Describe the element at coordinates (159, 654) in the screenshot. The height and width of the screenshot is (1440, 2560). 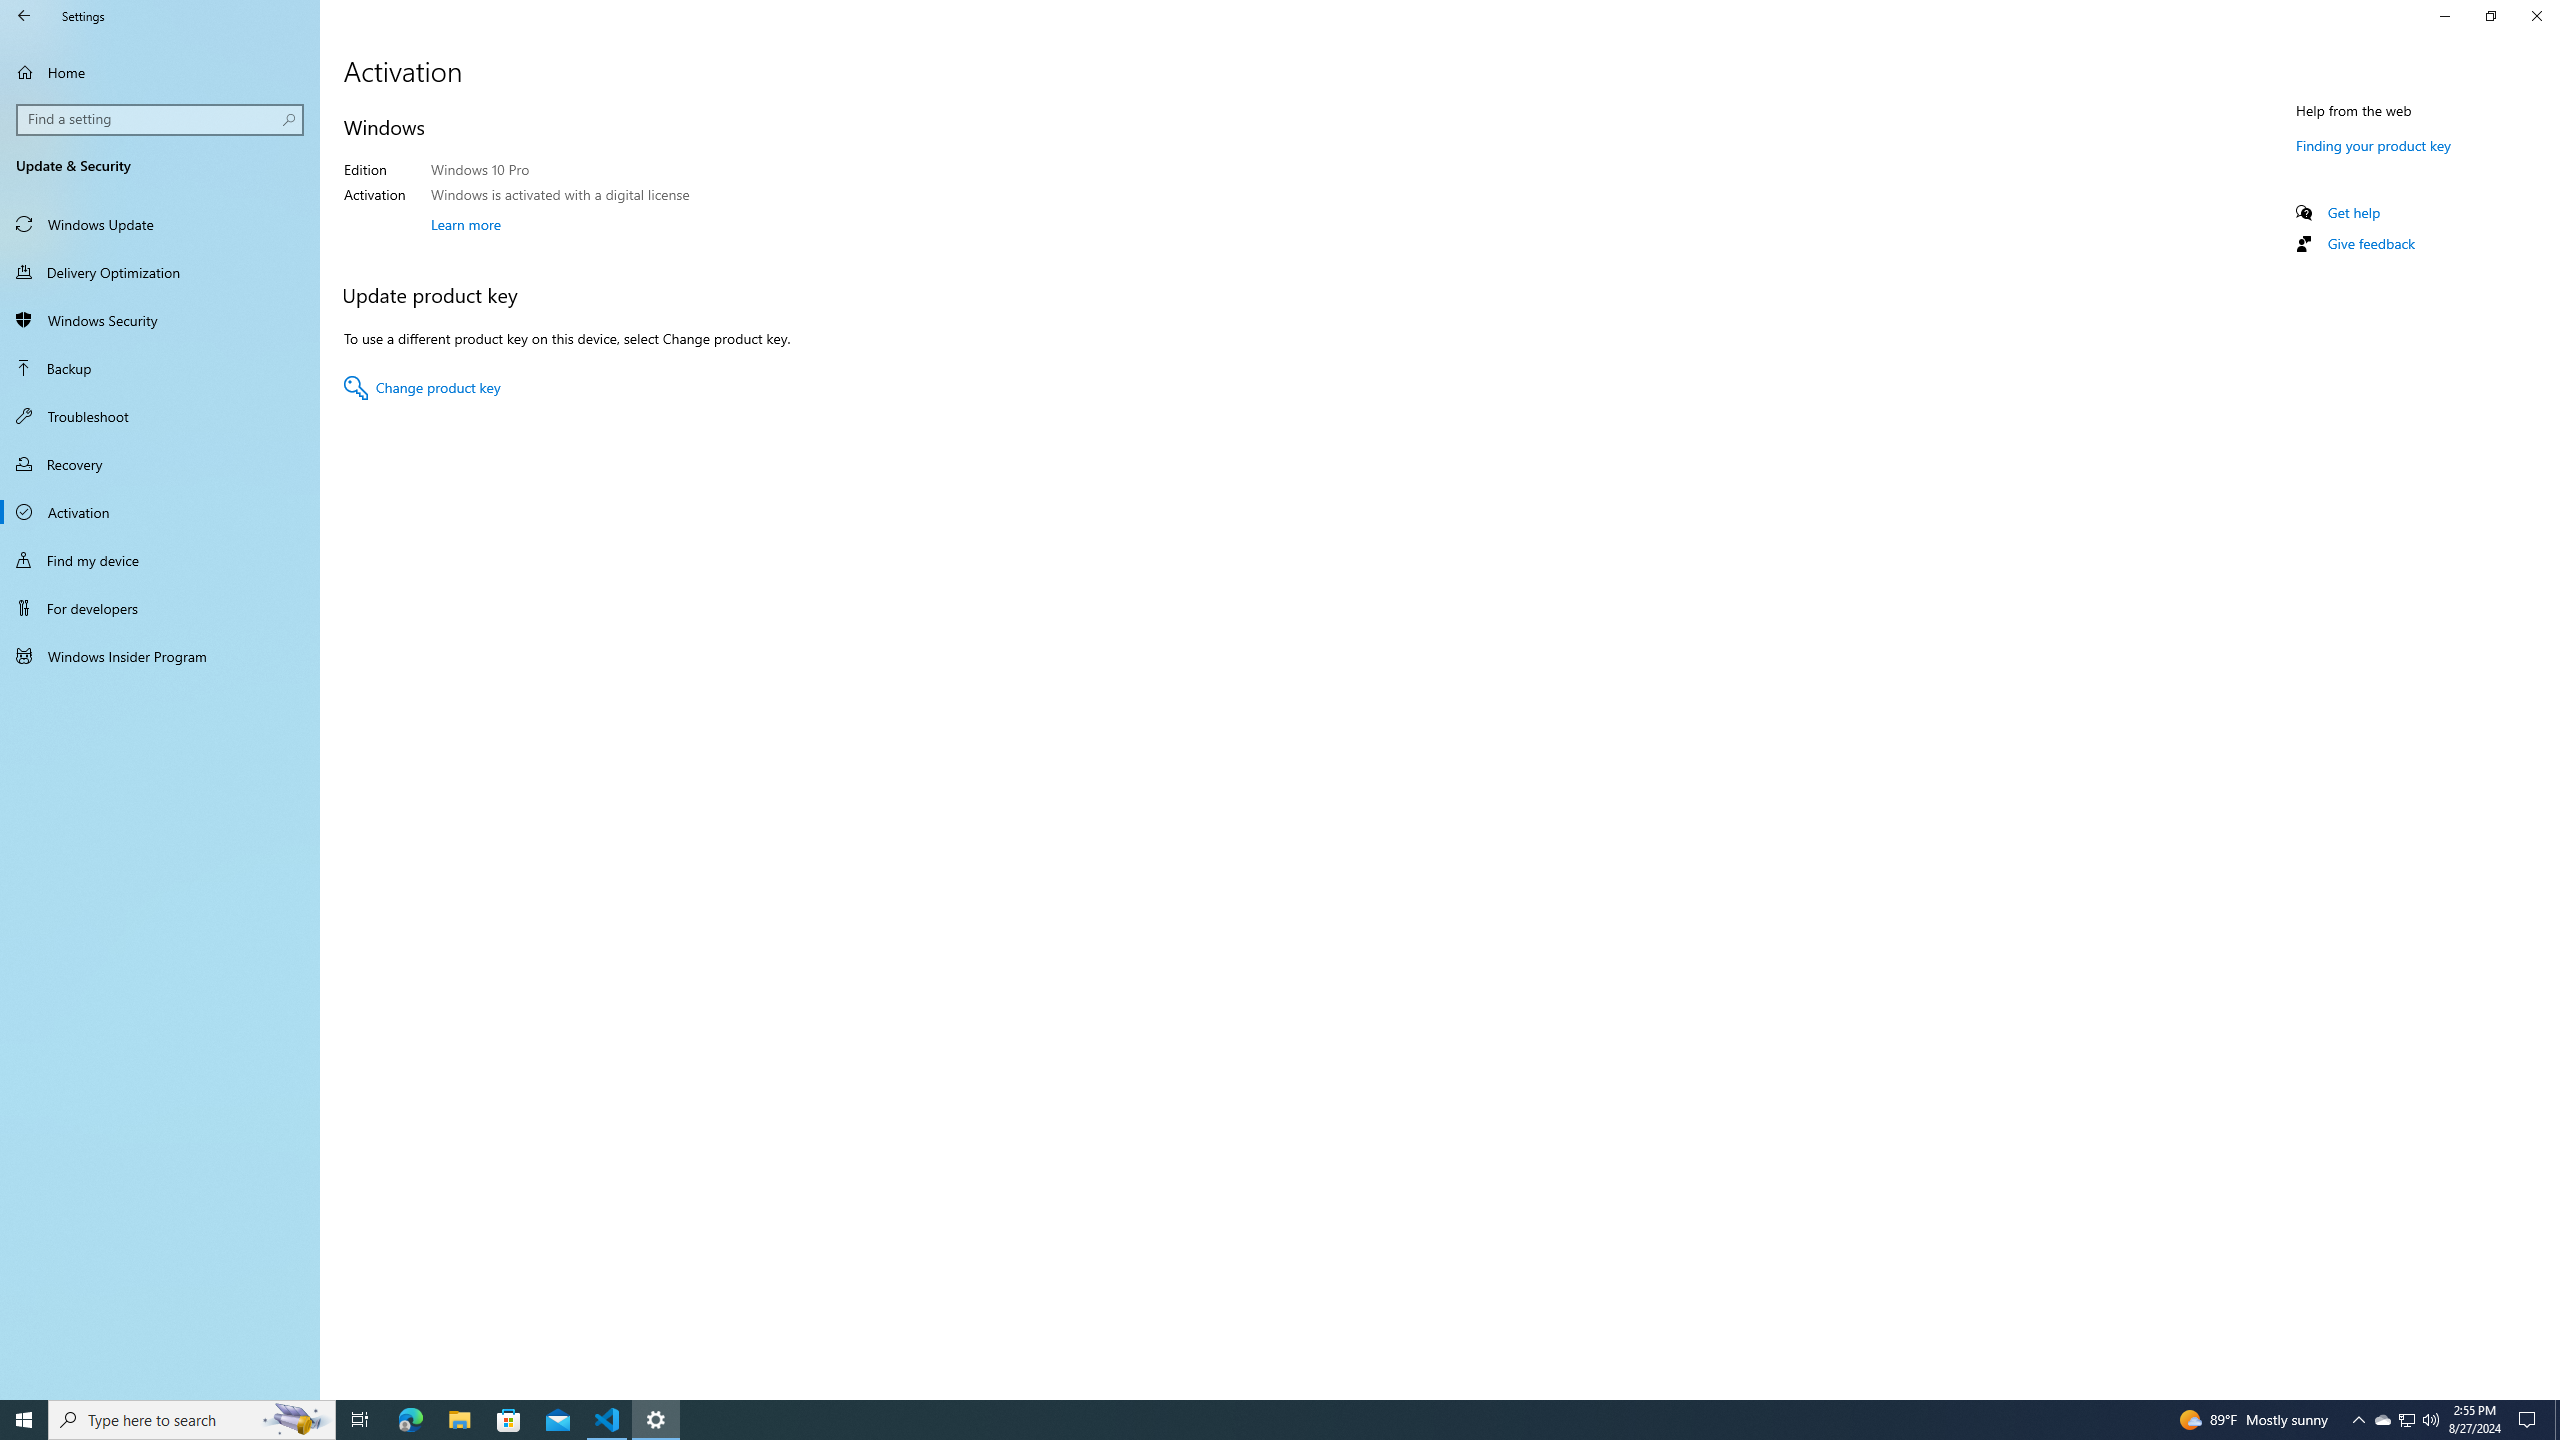
I see `'Windows Insider Program'` at that location.